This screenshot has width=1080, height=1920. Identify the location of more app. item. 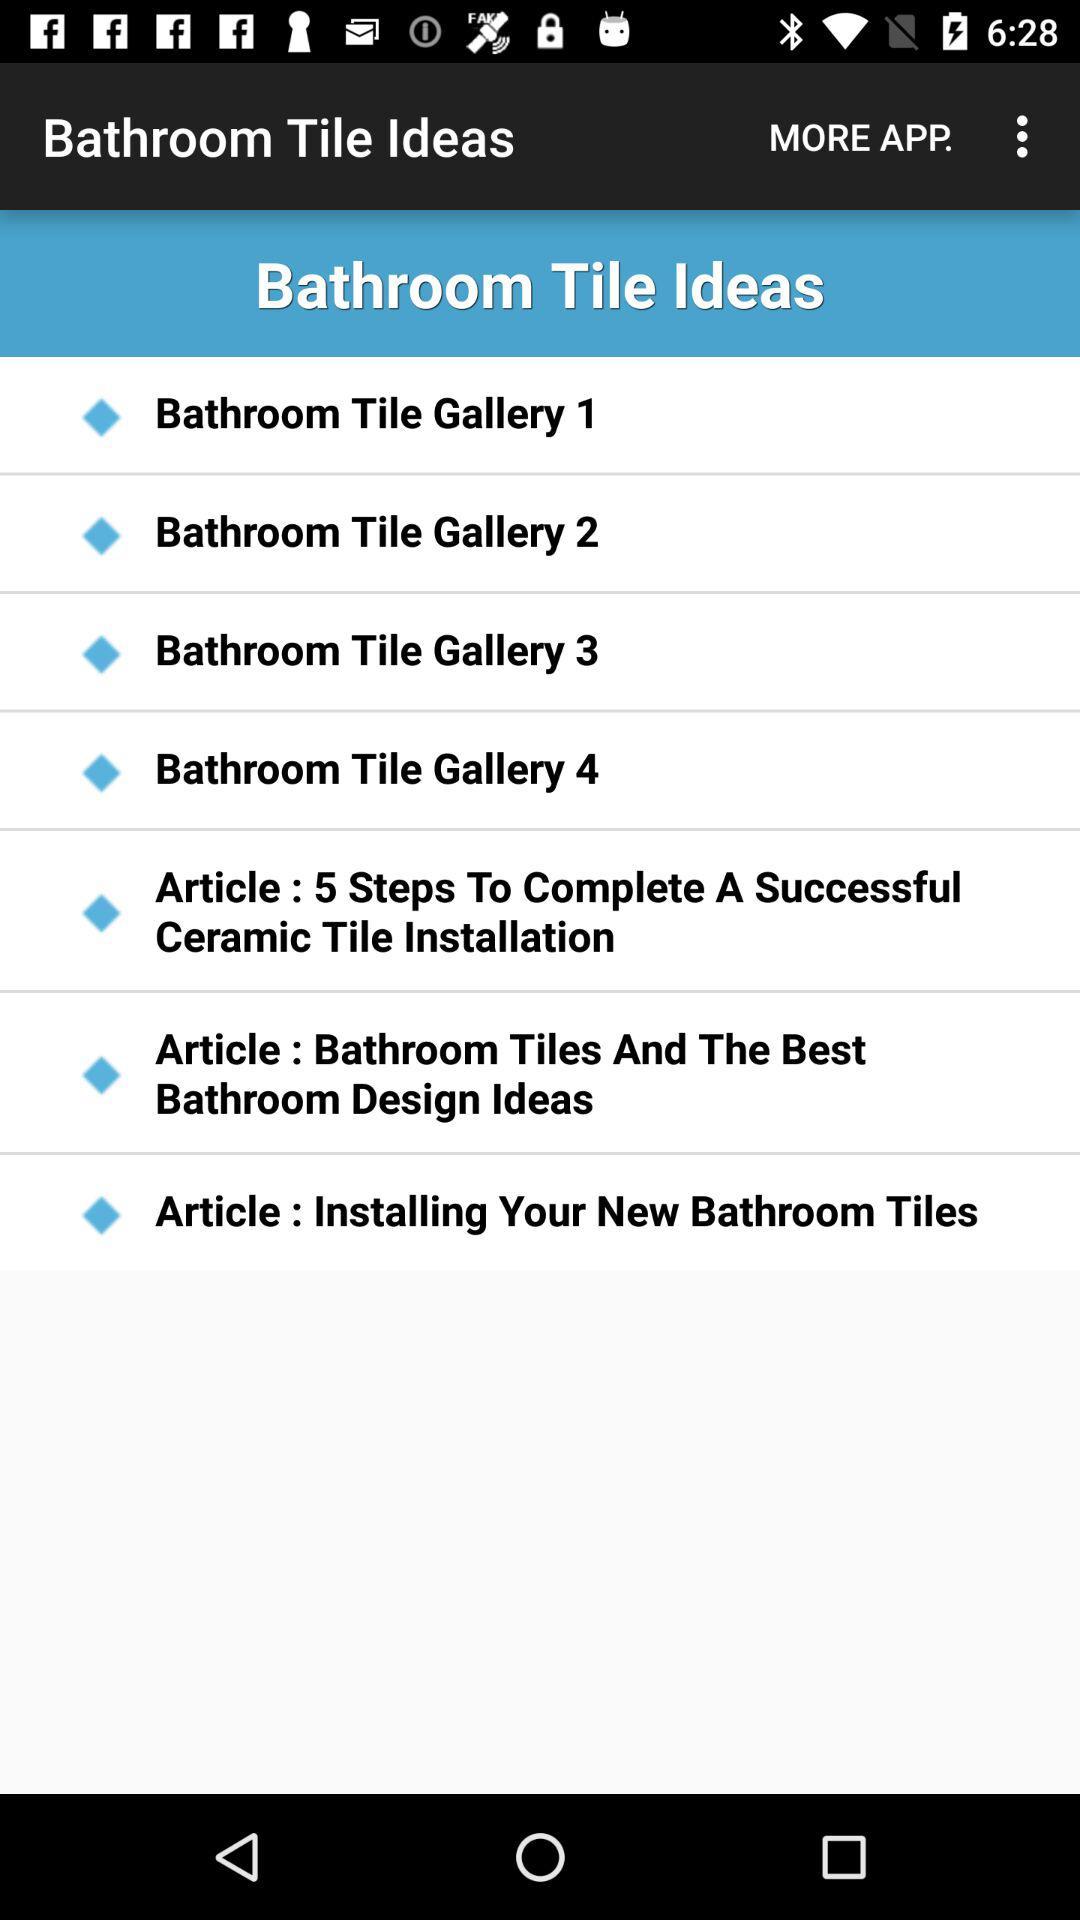
(860, 135).